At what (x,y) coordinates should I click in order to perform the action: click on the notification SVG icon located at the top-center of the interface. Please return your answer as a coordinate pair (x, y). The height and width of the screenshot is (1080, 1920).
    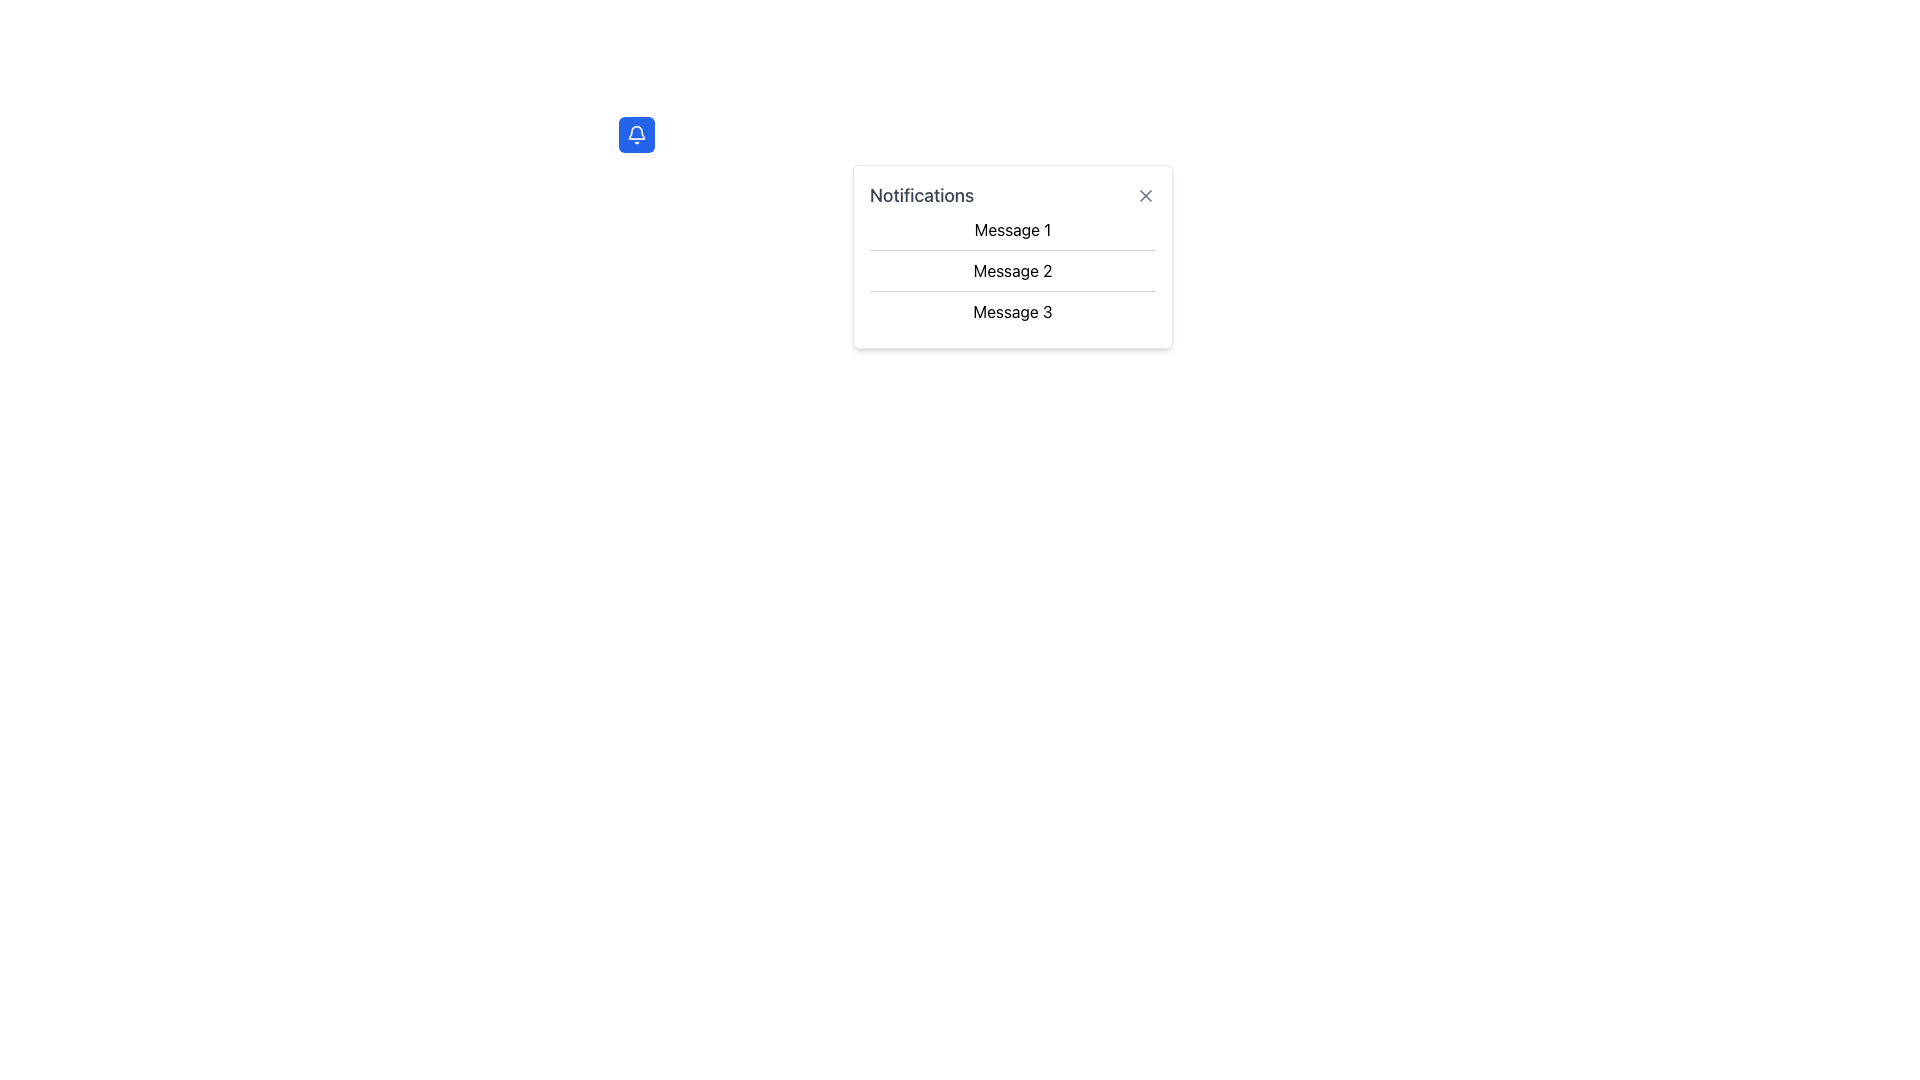
    Looking at the image, I should click on (636, 135).